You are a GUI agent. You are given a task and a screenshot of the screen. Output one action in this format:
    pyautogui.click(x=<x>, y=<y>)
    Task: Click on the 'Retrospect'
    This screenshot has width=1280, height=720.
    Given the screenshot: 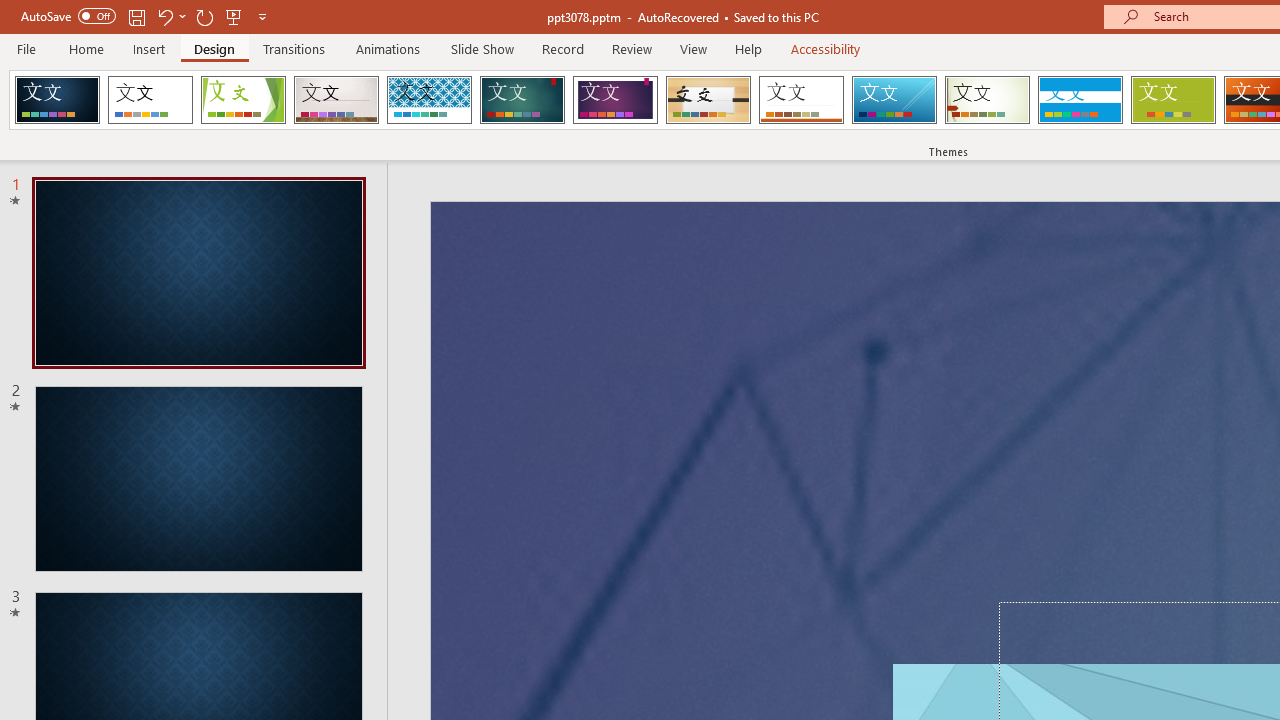 What is the action you would take?
    pyautogui.click(x=801, y=100)
    